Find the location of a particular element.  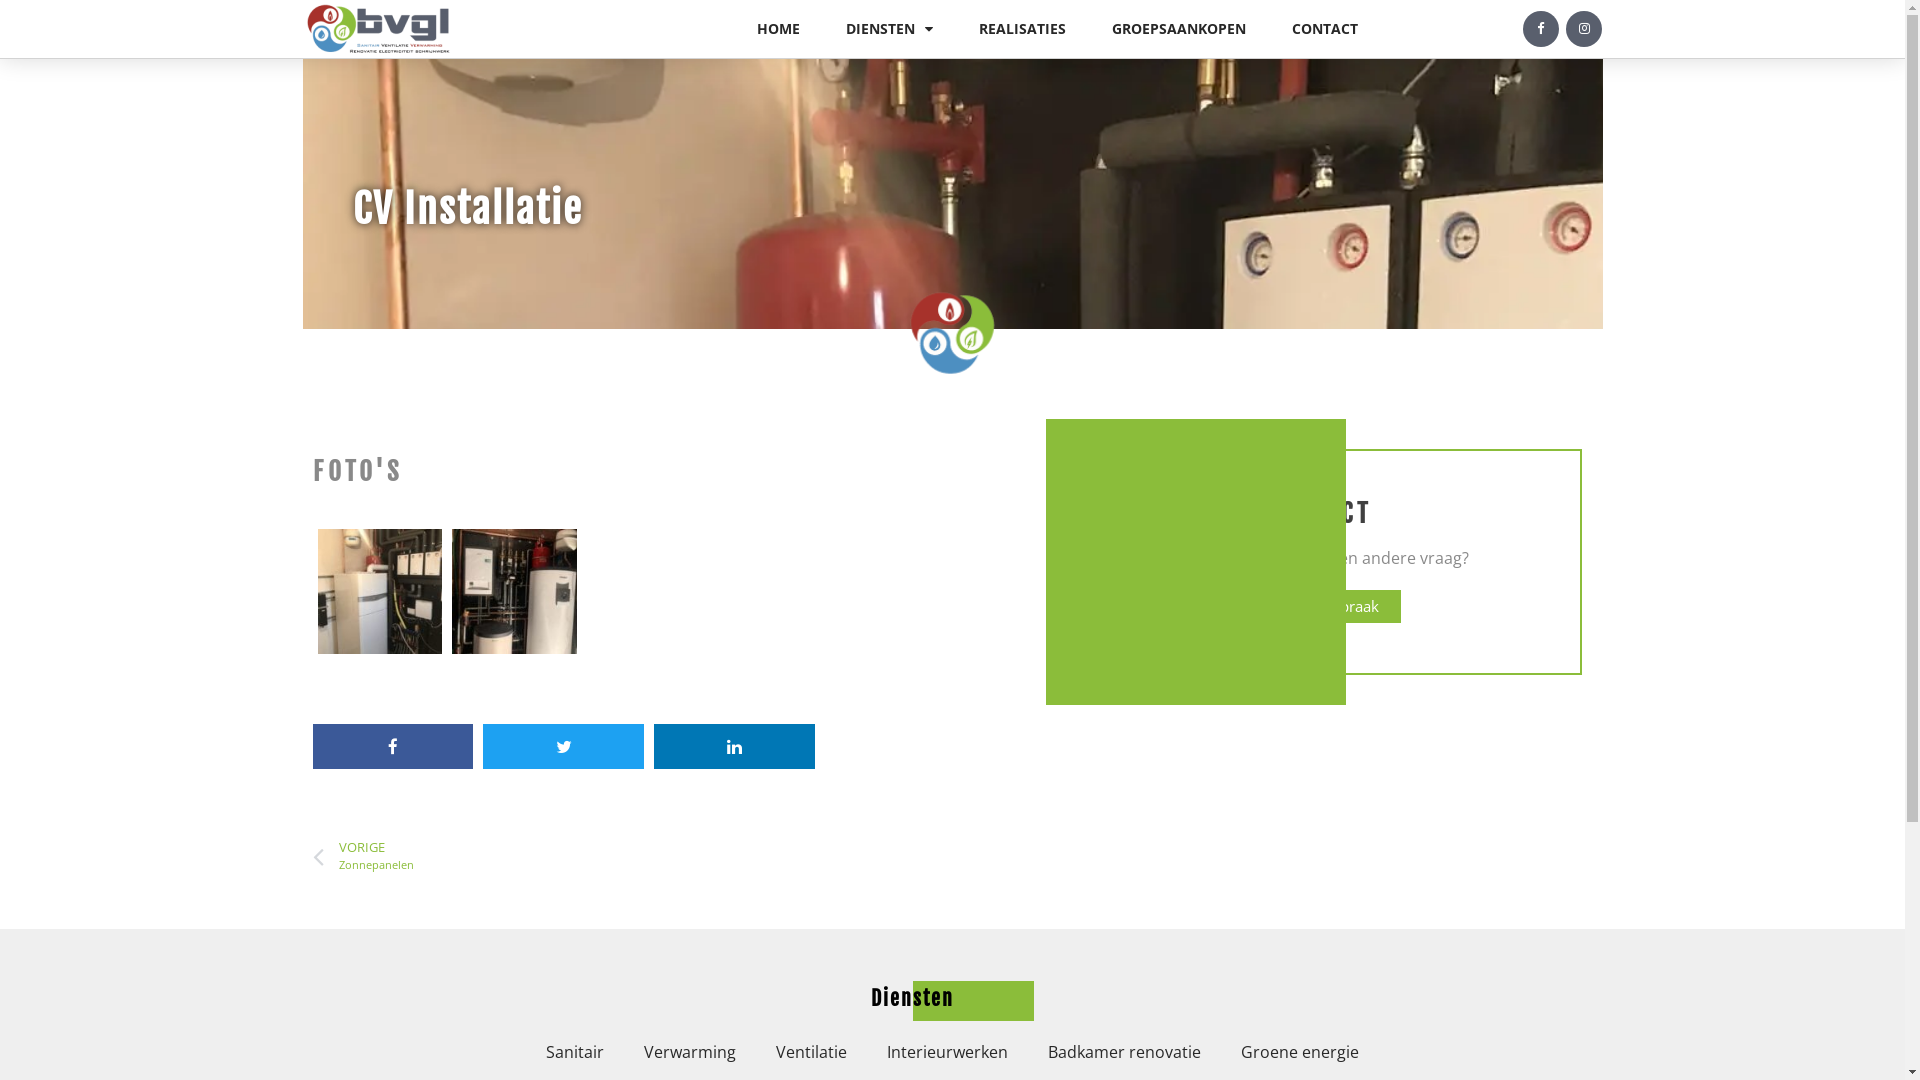

'CONTACT' is located at coordinates (1324, 29).